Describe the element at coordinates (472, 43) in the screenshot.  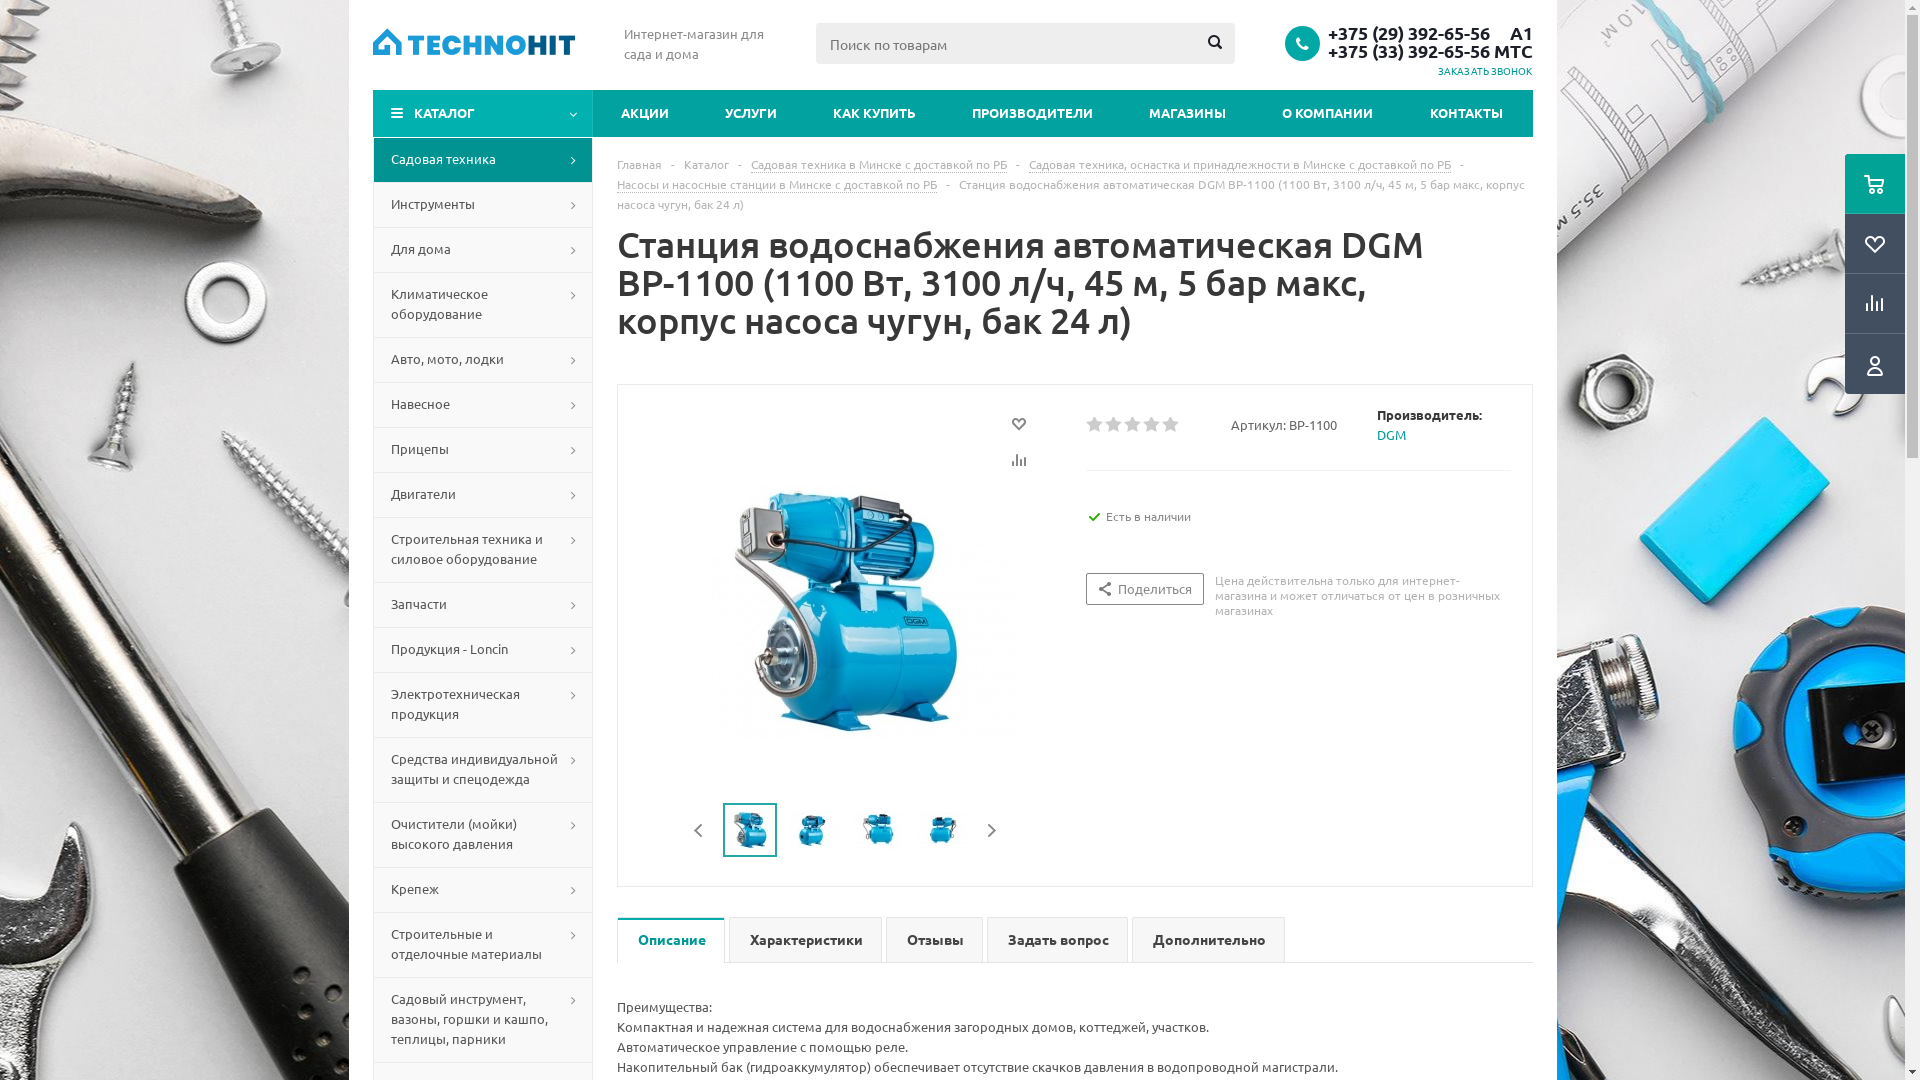
I see `'Technohit'` at that location.